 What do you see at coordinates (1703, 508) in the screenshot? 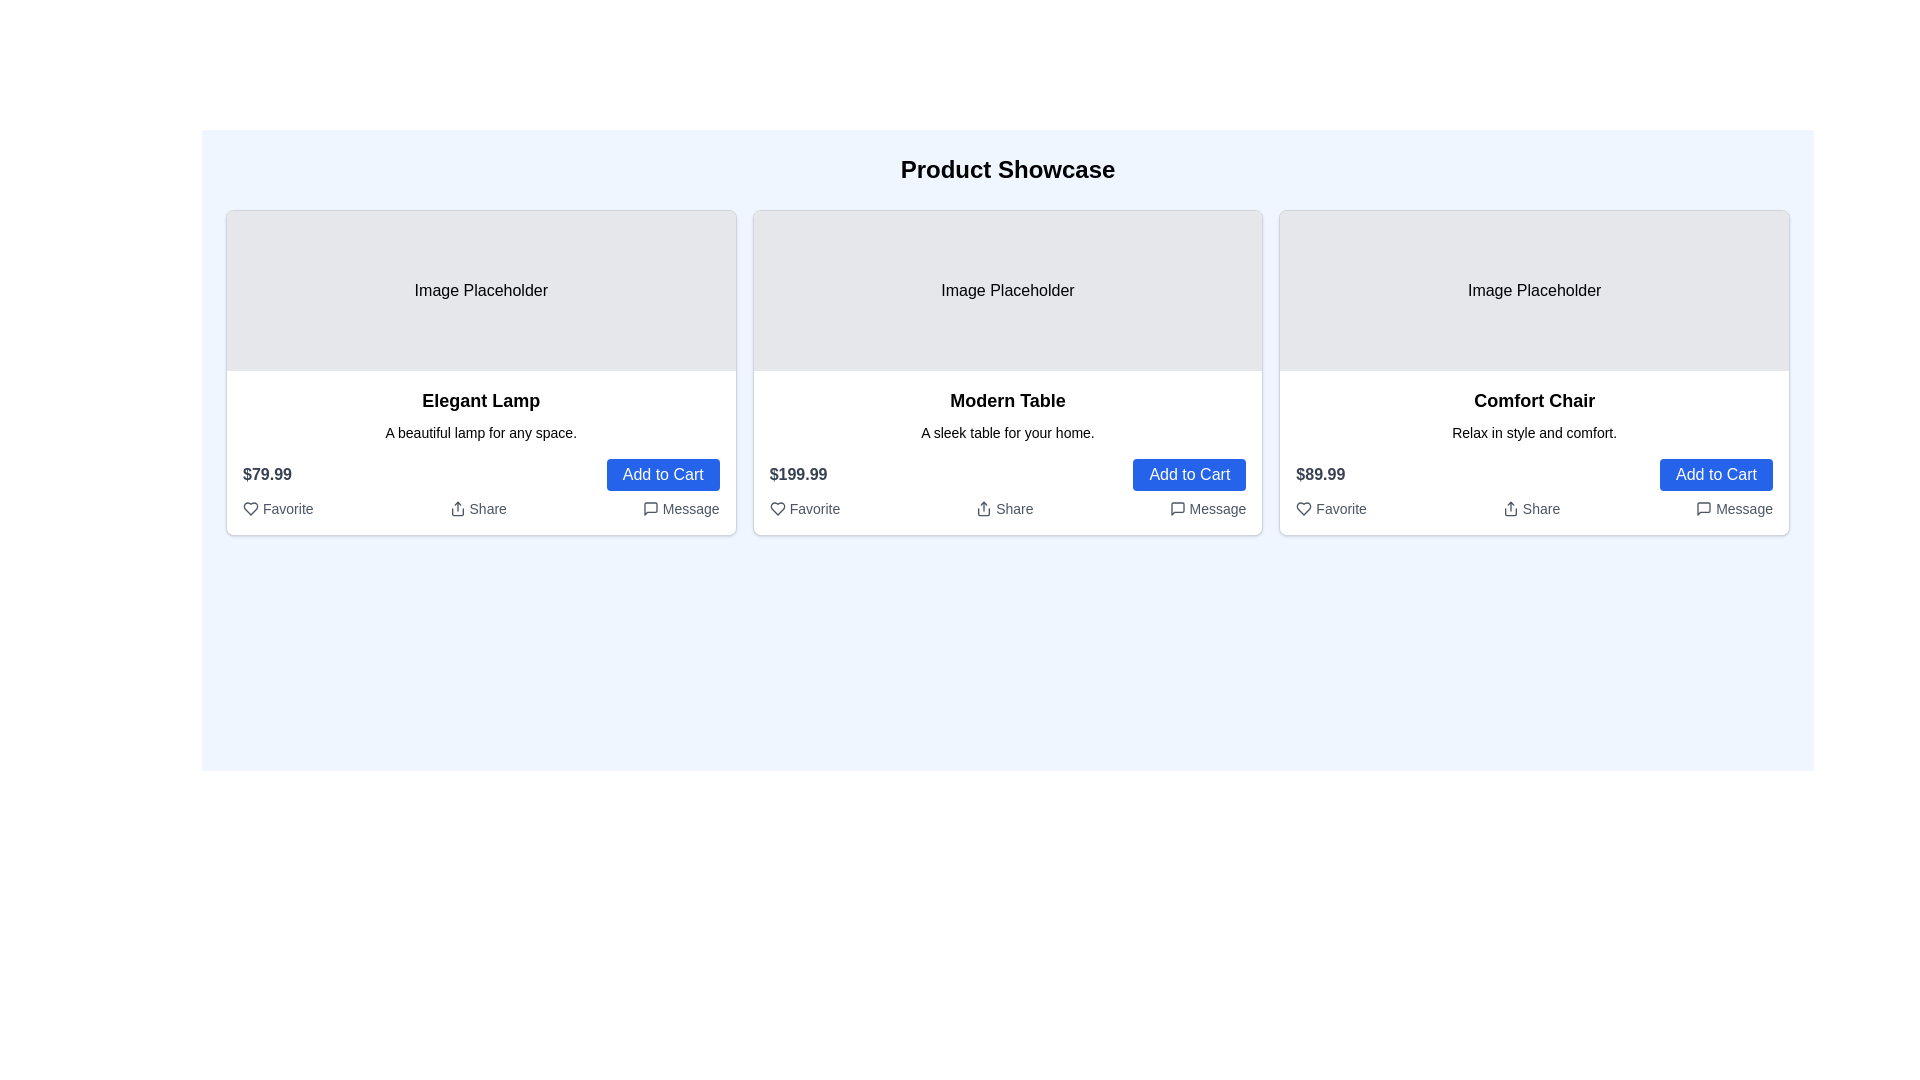
I see `the message bubble icon button located at the bottom right of the 'Comfort Chair' product card` at bounding box center [1703, 508].